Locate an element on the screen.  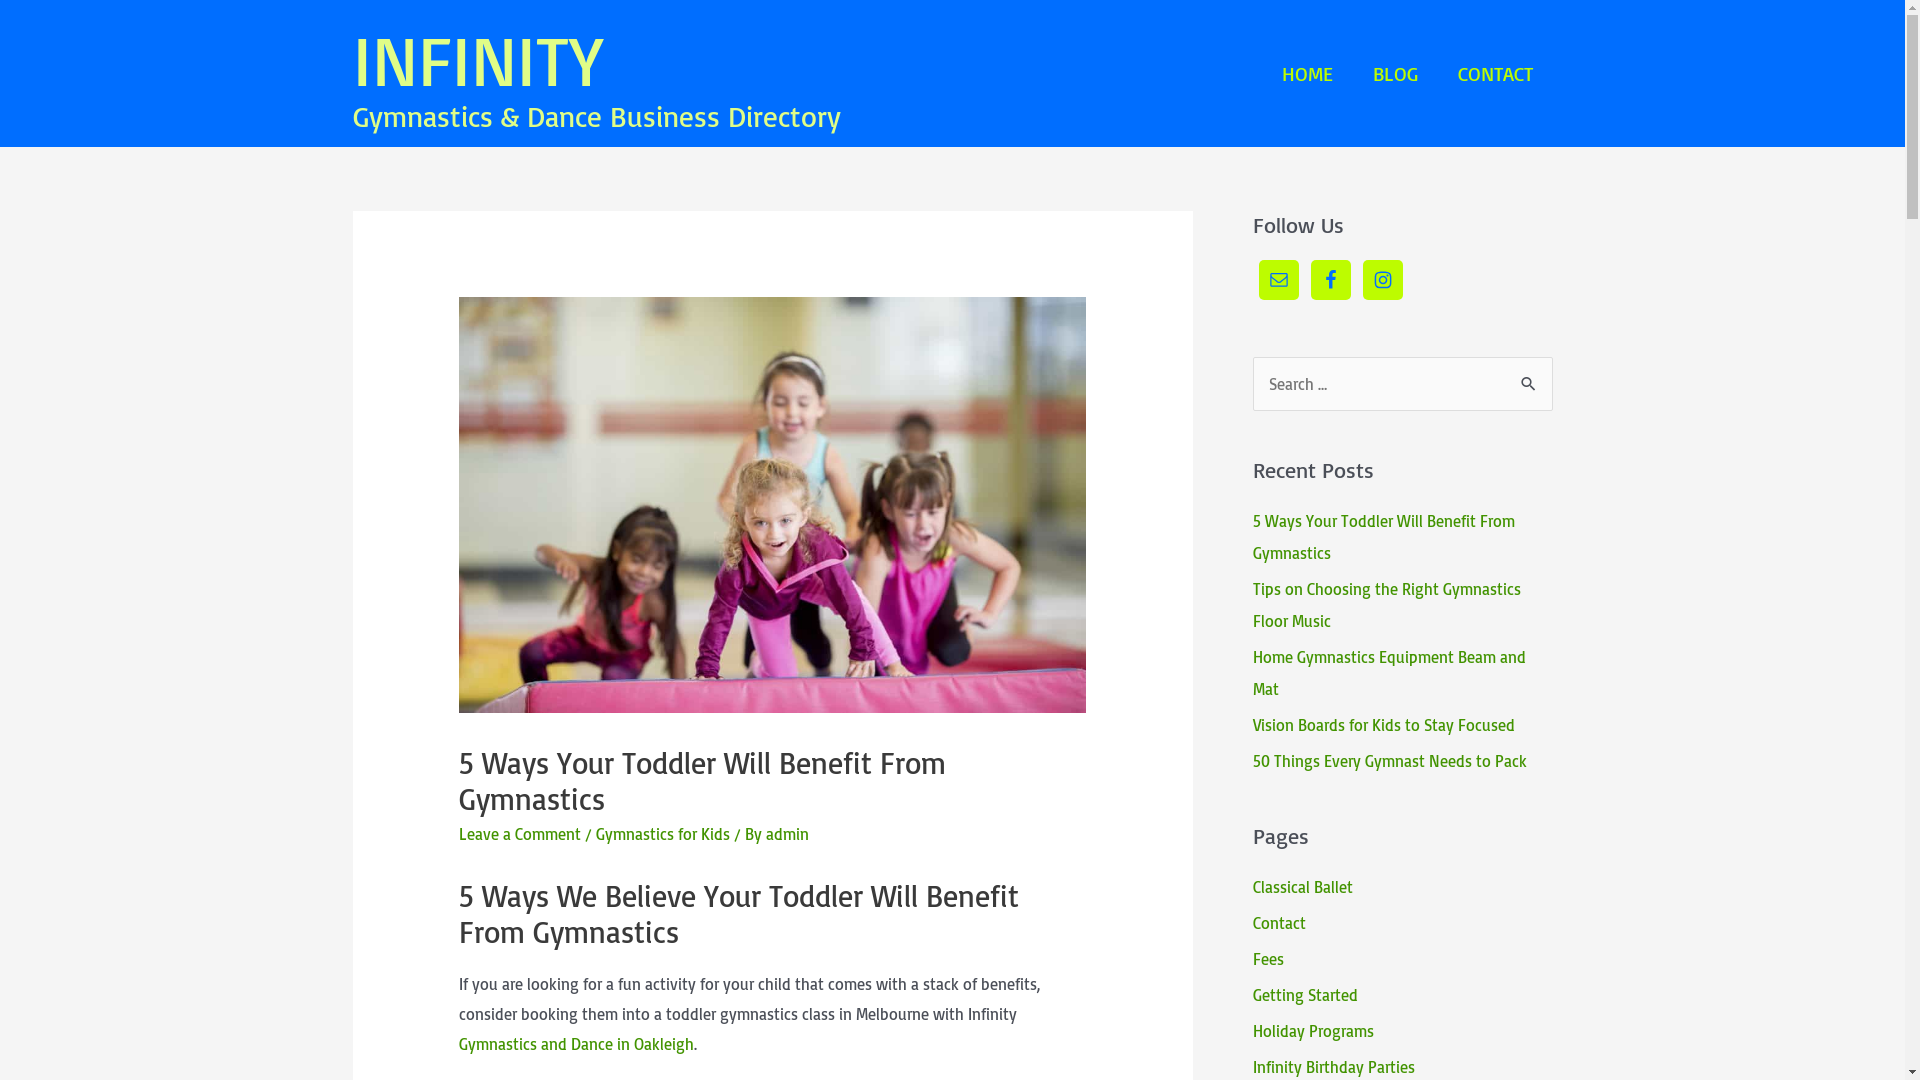
'Gymnastics and Dance in Oakleigh' is located at coordinates (458, 1043).